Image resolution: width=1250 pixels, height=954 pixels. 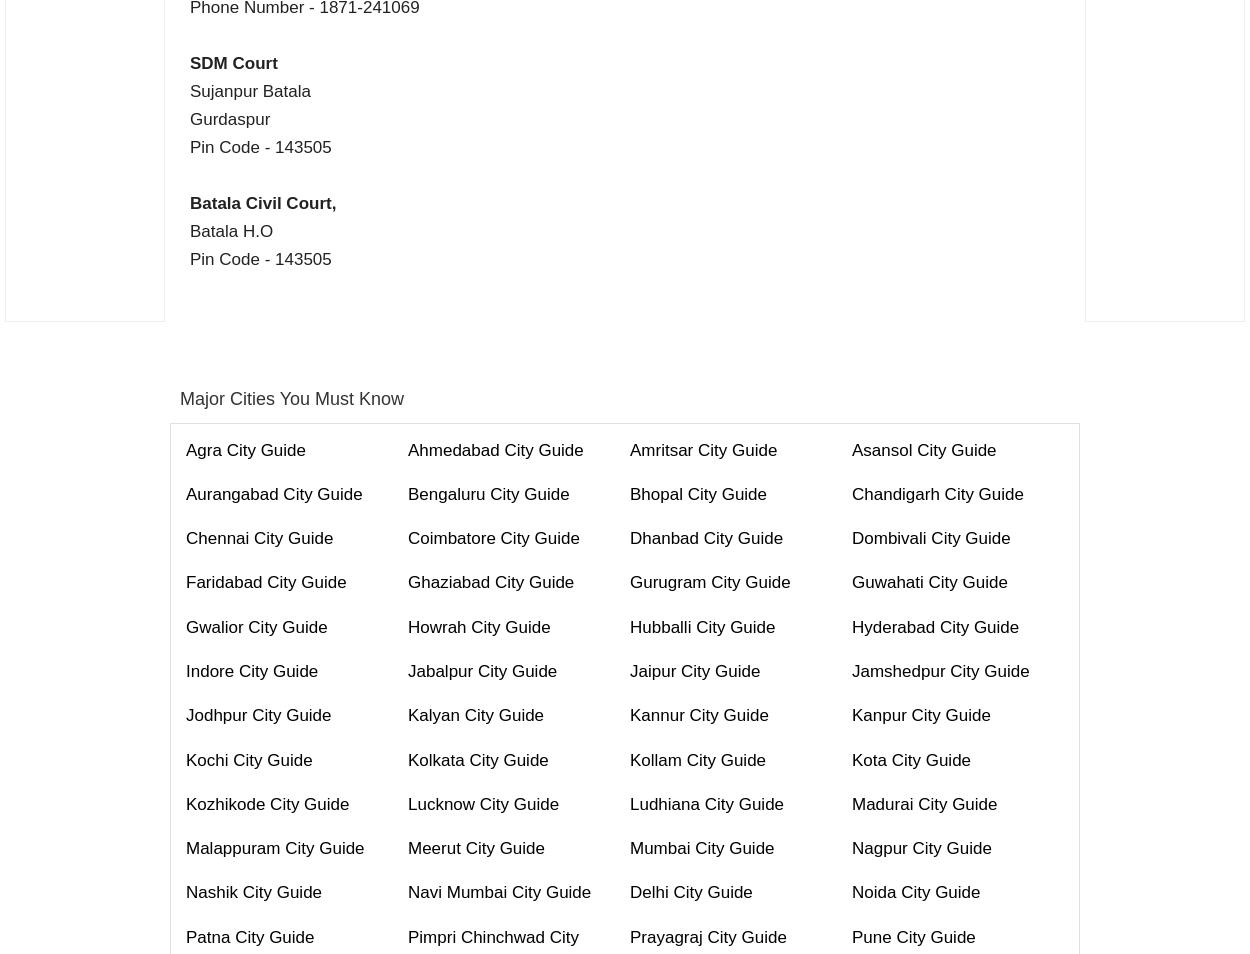 I want to click on 'Coimbatore City Guide', so click(x=408, y=537).